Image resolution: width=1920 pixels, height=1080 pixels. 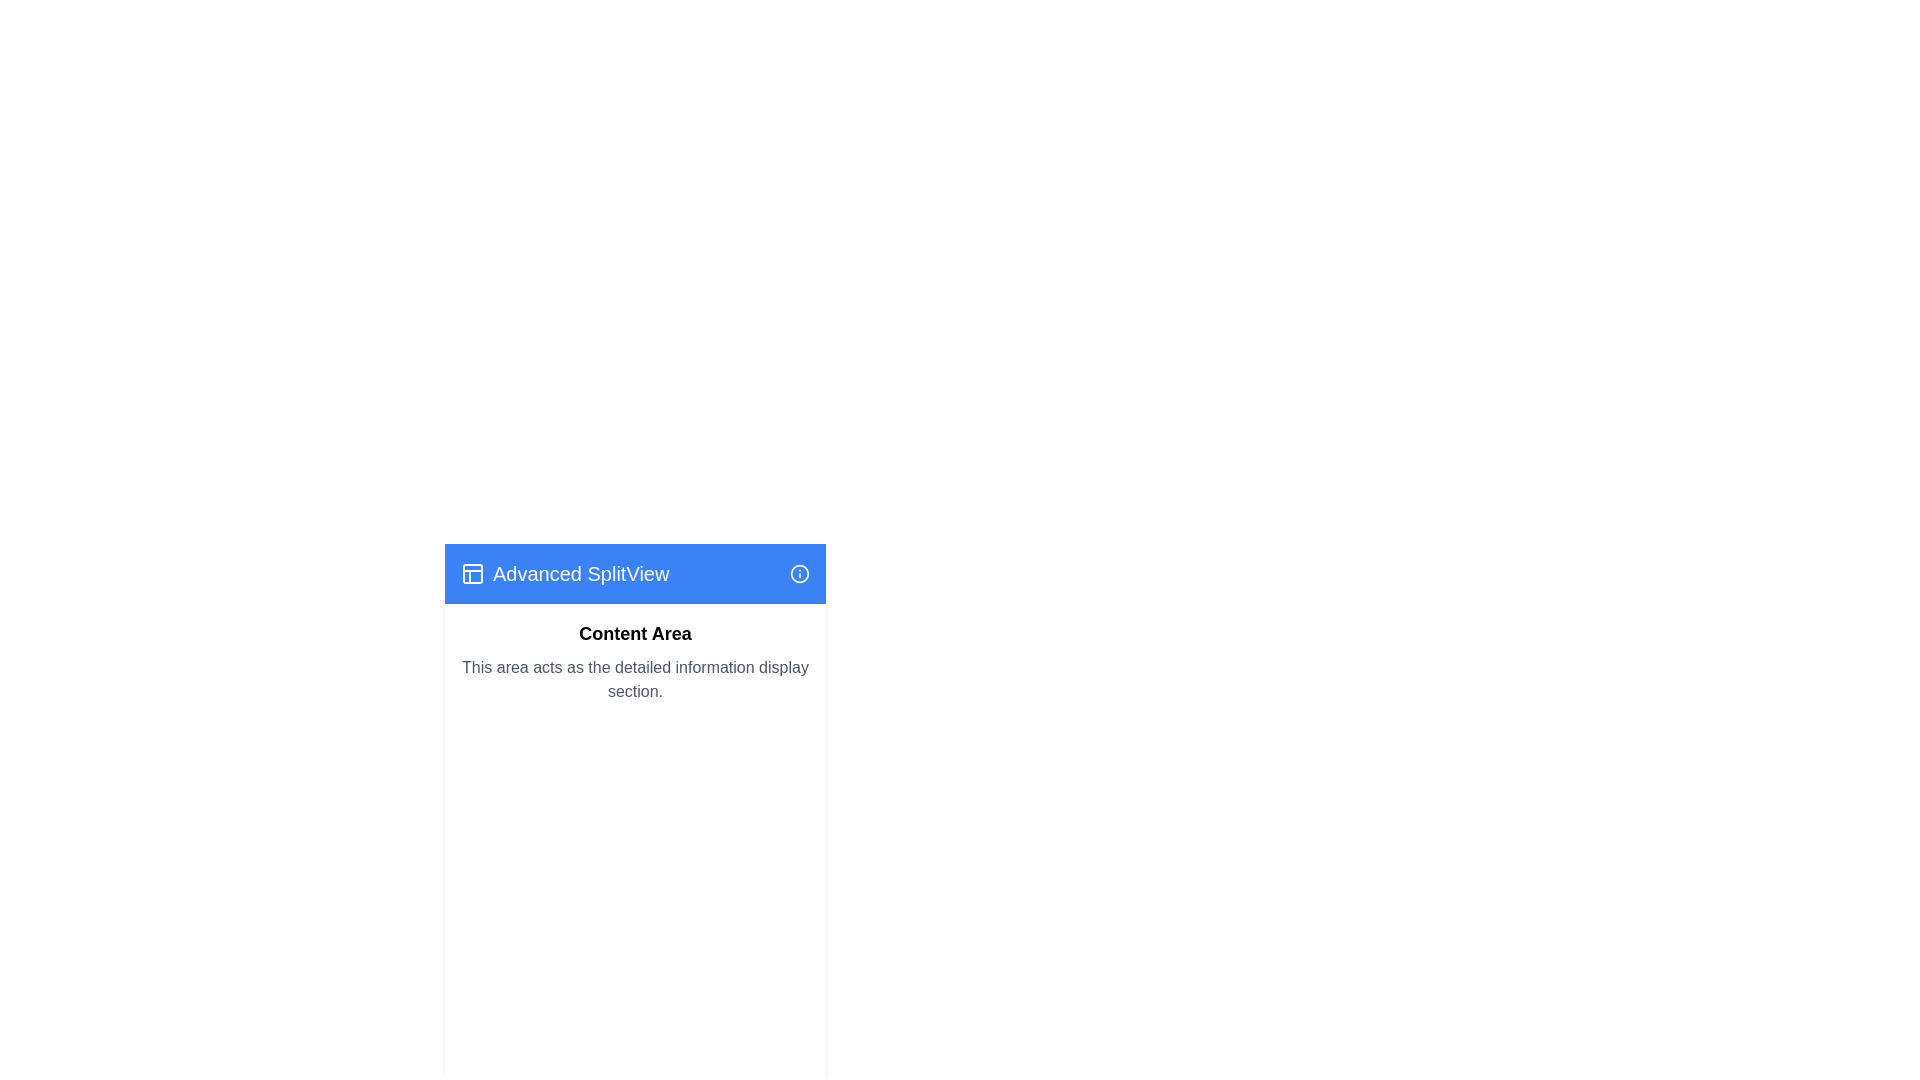 What do you see at coordinates (564, 574) in the screenshot?
I see `text label titled 'Advanced SplitView' which is prominently displayed in an extra-large font within a blue background, located at the top left of the header section` at bounding box center [564, 574].